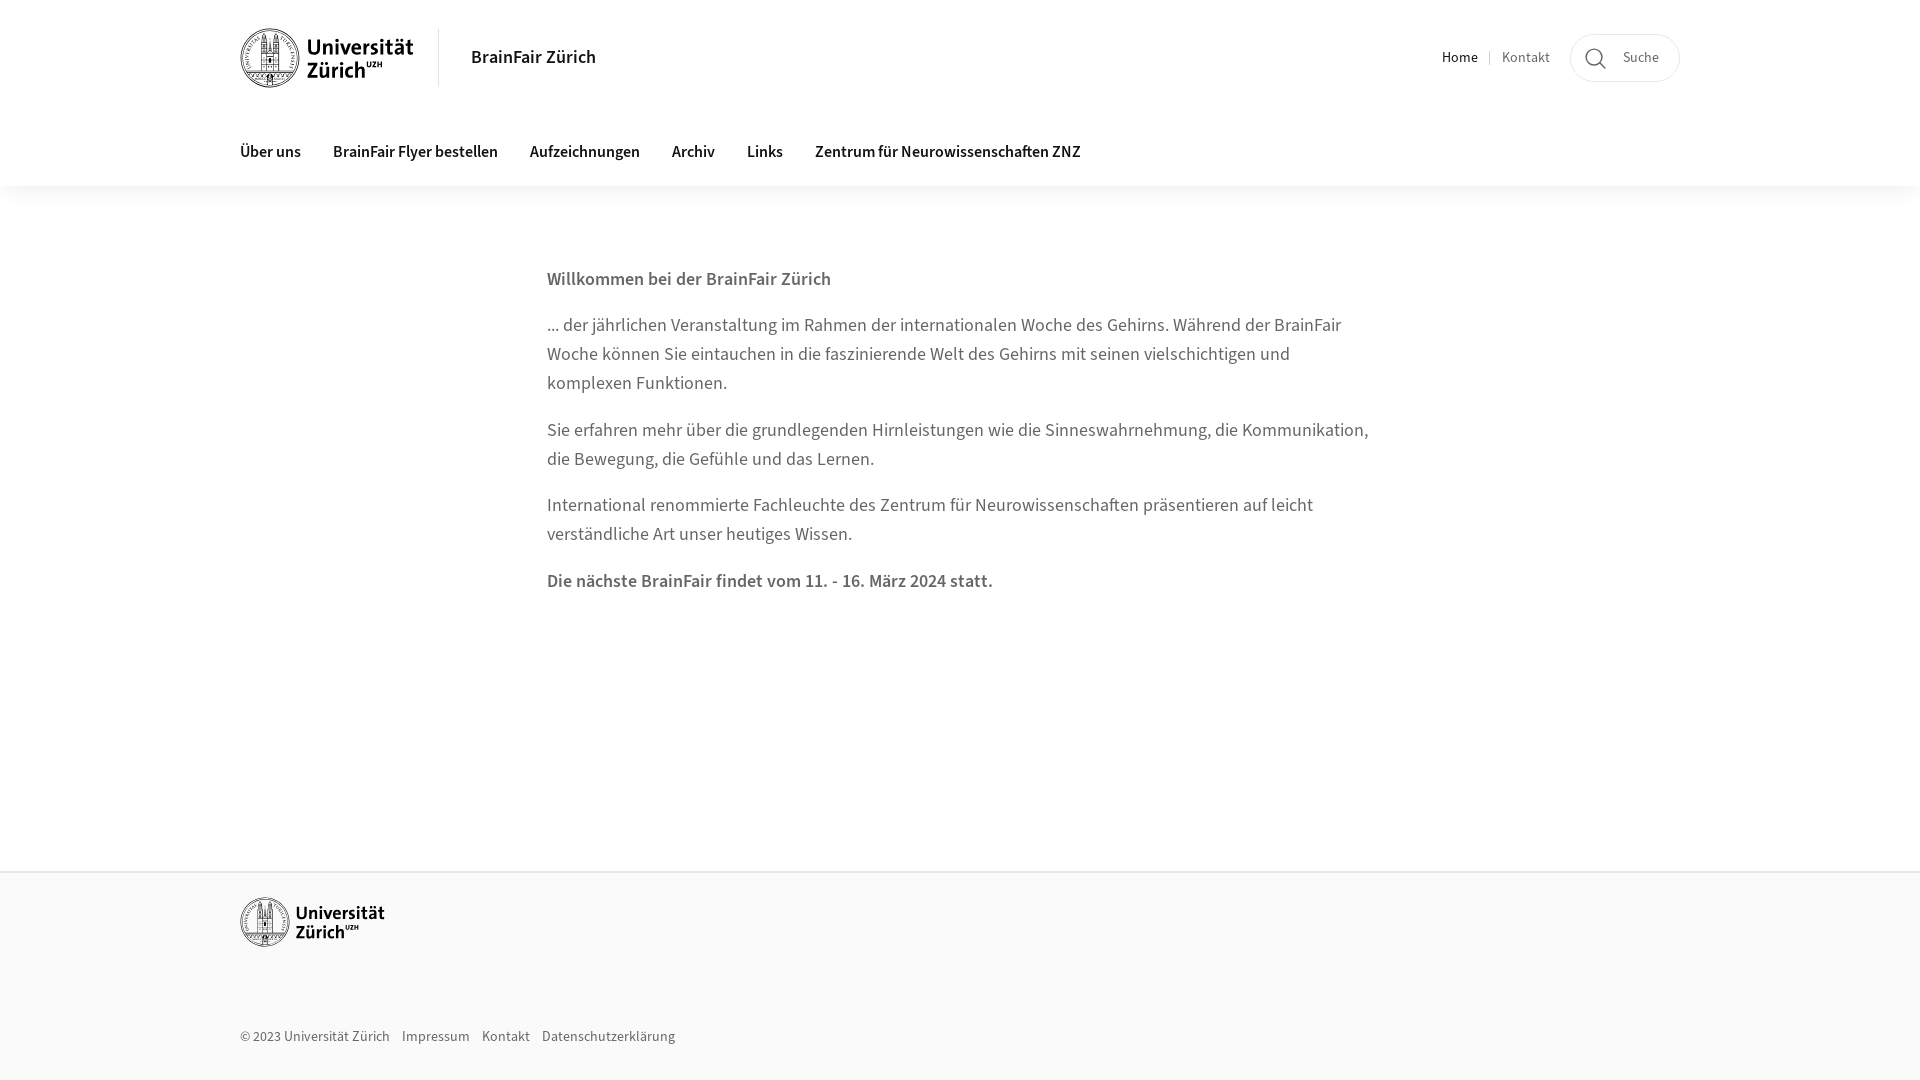 The height and width of the screenshot is (1080, 1920). Describe the element at coordinates (414, 152) in the screenshot. I see `'BrainFair Flyer bestellen'` at that location.